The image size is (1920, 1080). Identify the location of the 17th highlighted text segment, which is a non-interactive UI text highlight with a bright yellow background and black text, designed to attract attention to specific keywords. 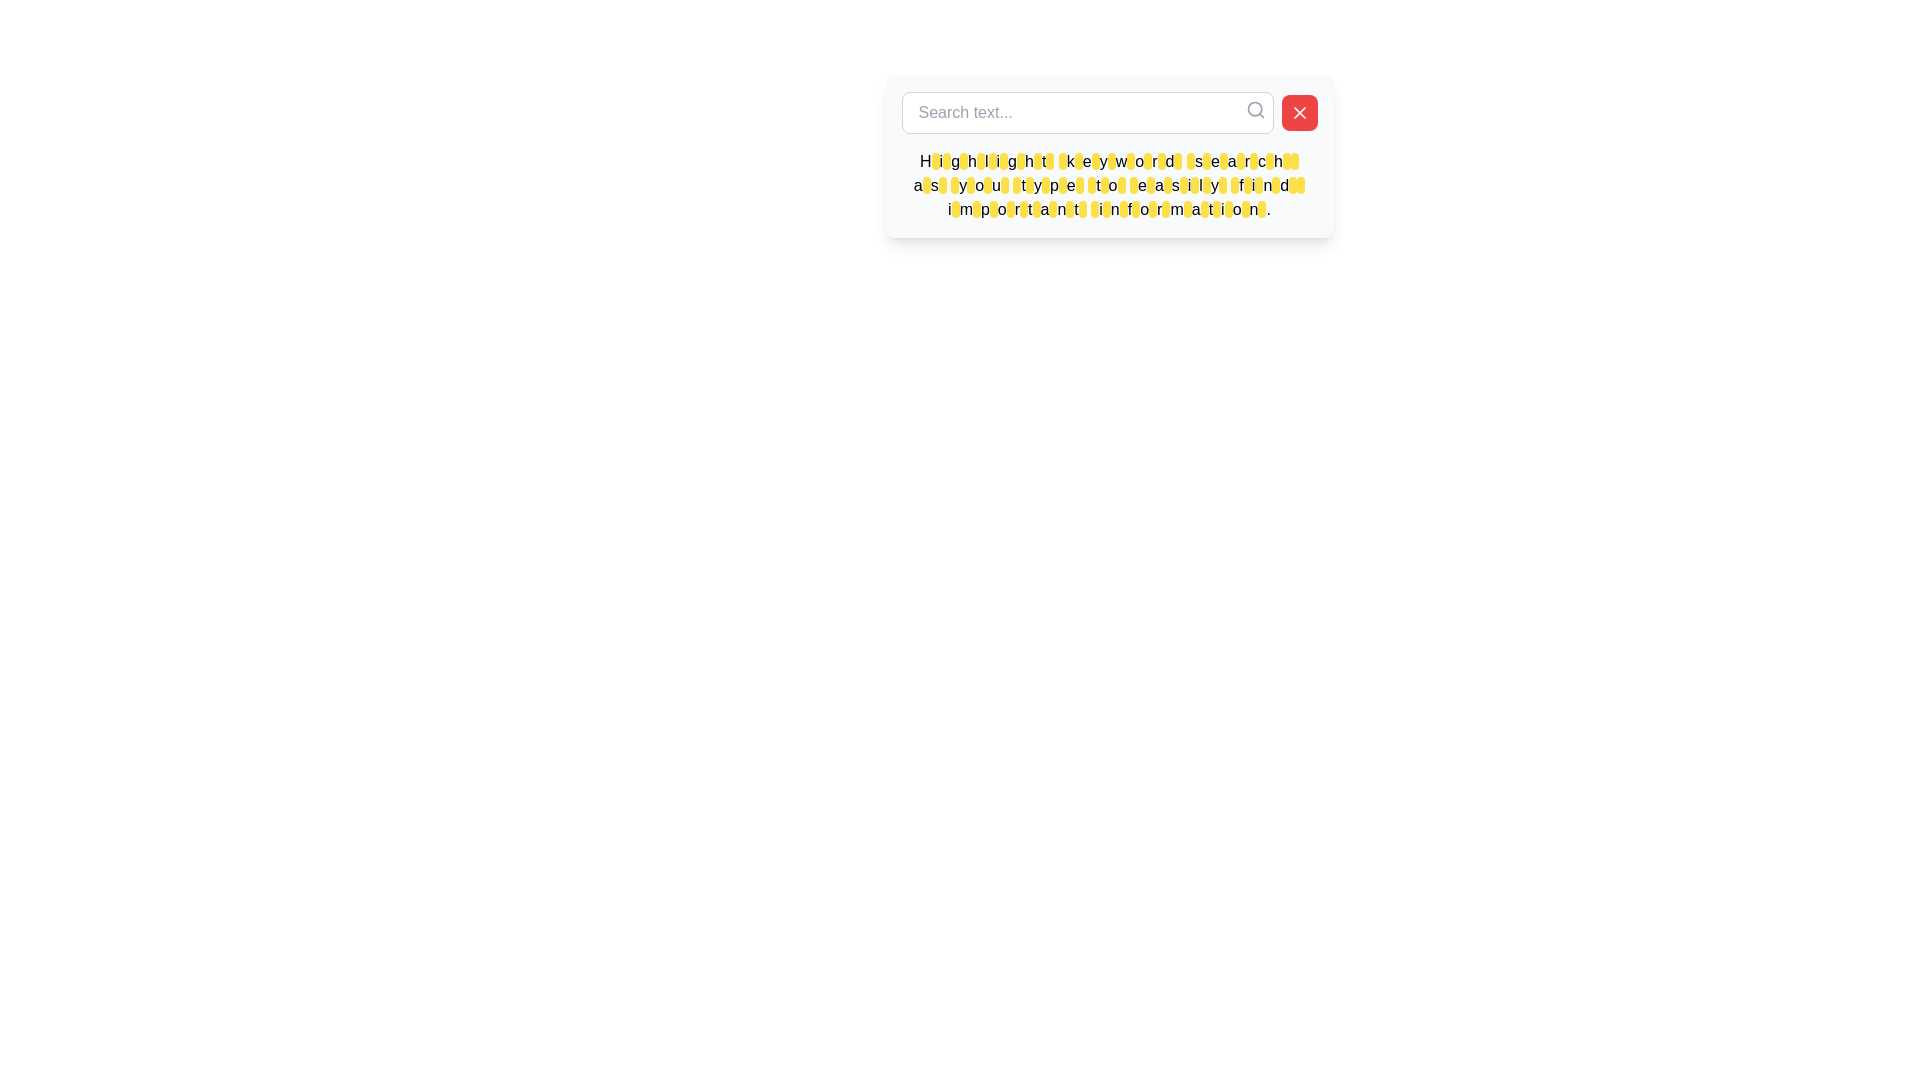
(1187, 209).